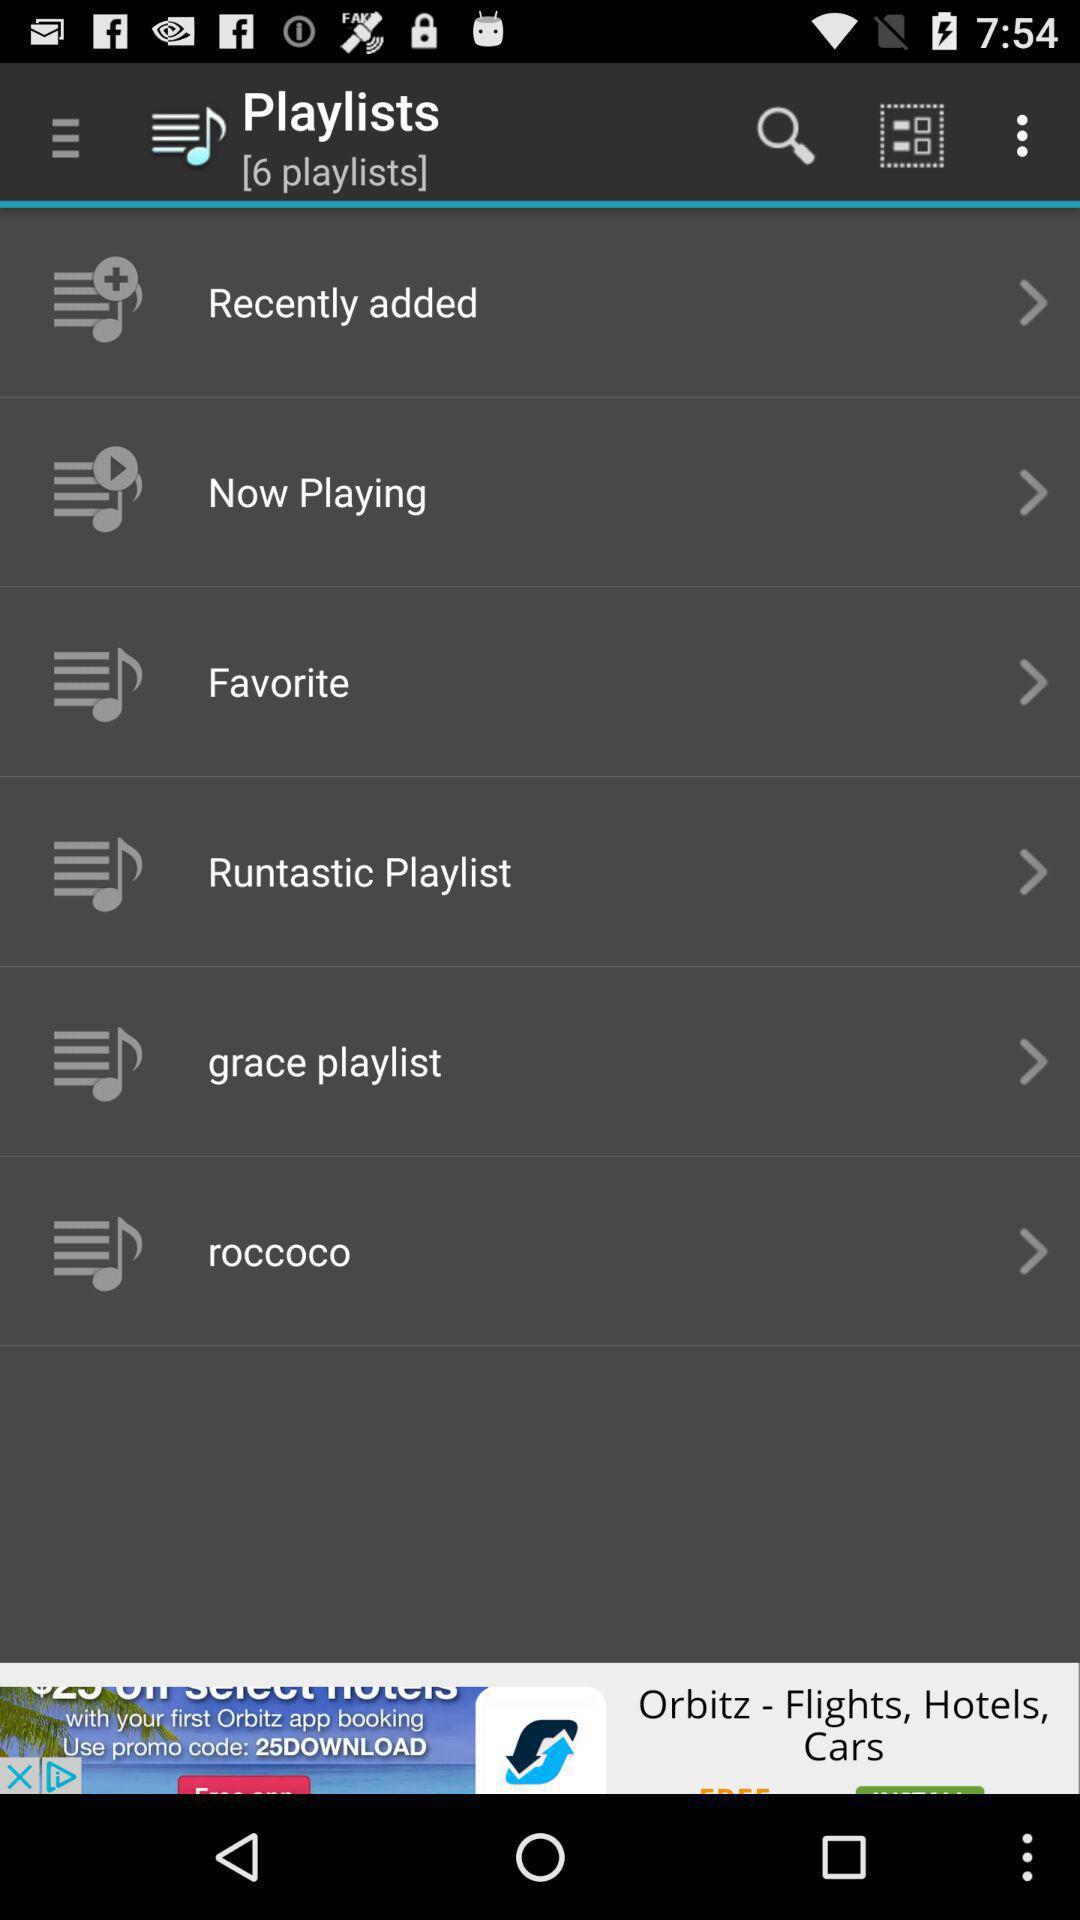 Image resolution: width=1080 pixels, height=1920 pixels. I want to click on the arrow_forward icon, so click(993, 323).